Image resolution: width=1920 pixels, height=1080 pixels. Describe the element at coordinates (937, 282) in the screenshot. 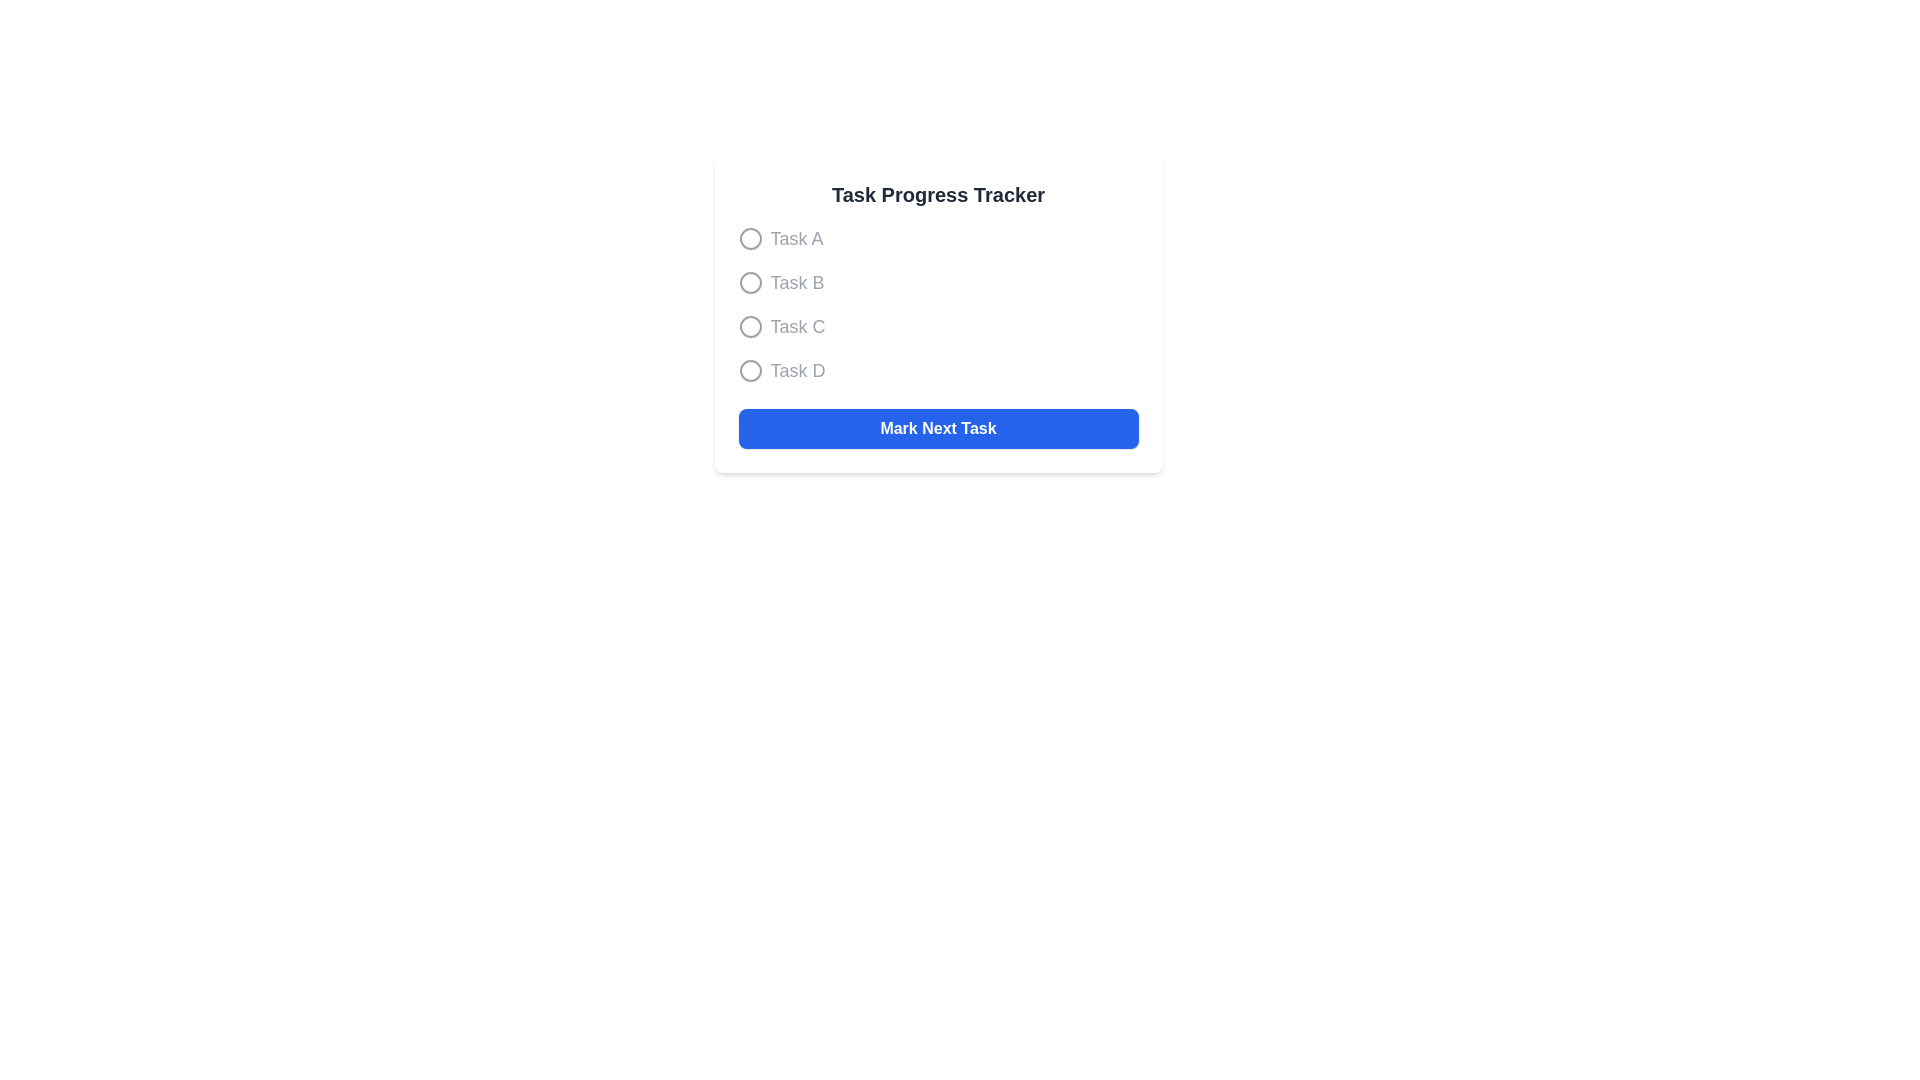

I see `the radio button of the second item in the selectable list labeled 'Task B' for keyboard interaction` at that location.